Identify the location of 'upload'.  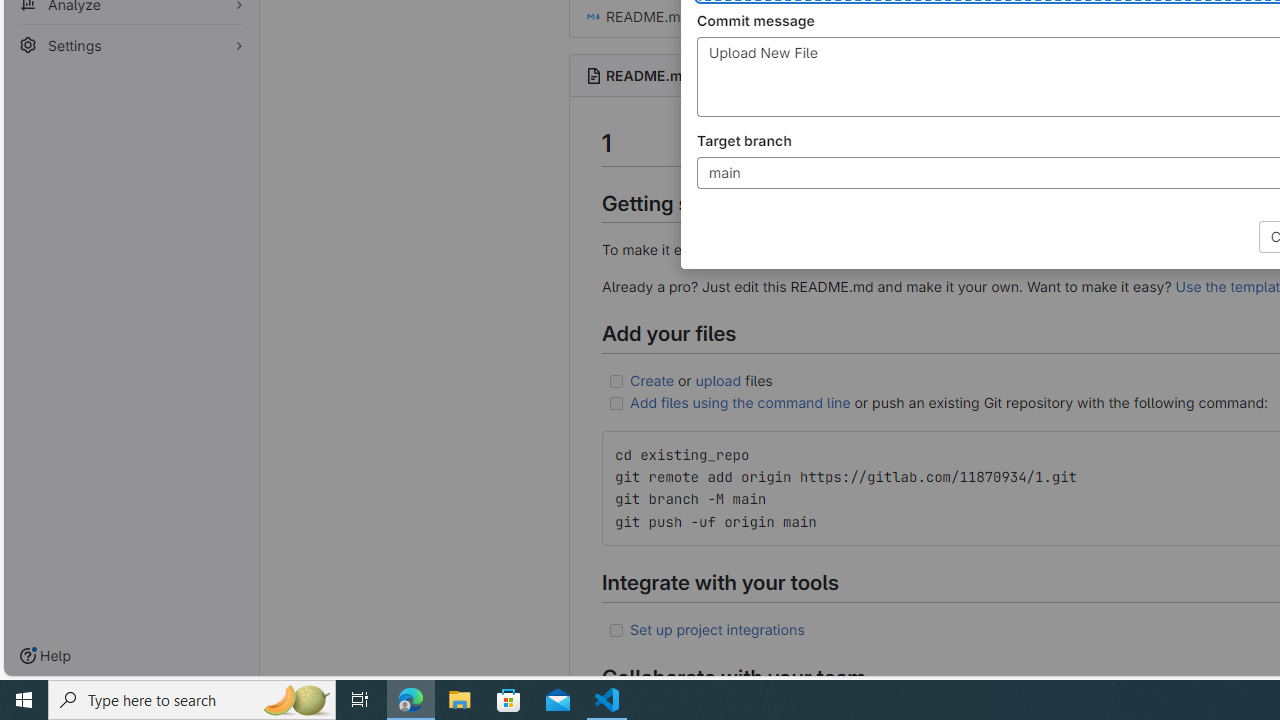
(718, 379).